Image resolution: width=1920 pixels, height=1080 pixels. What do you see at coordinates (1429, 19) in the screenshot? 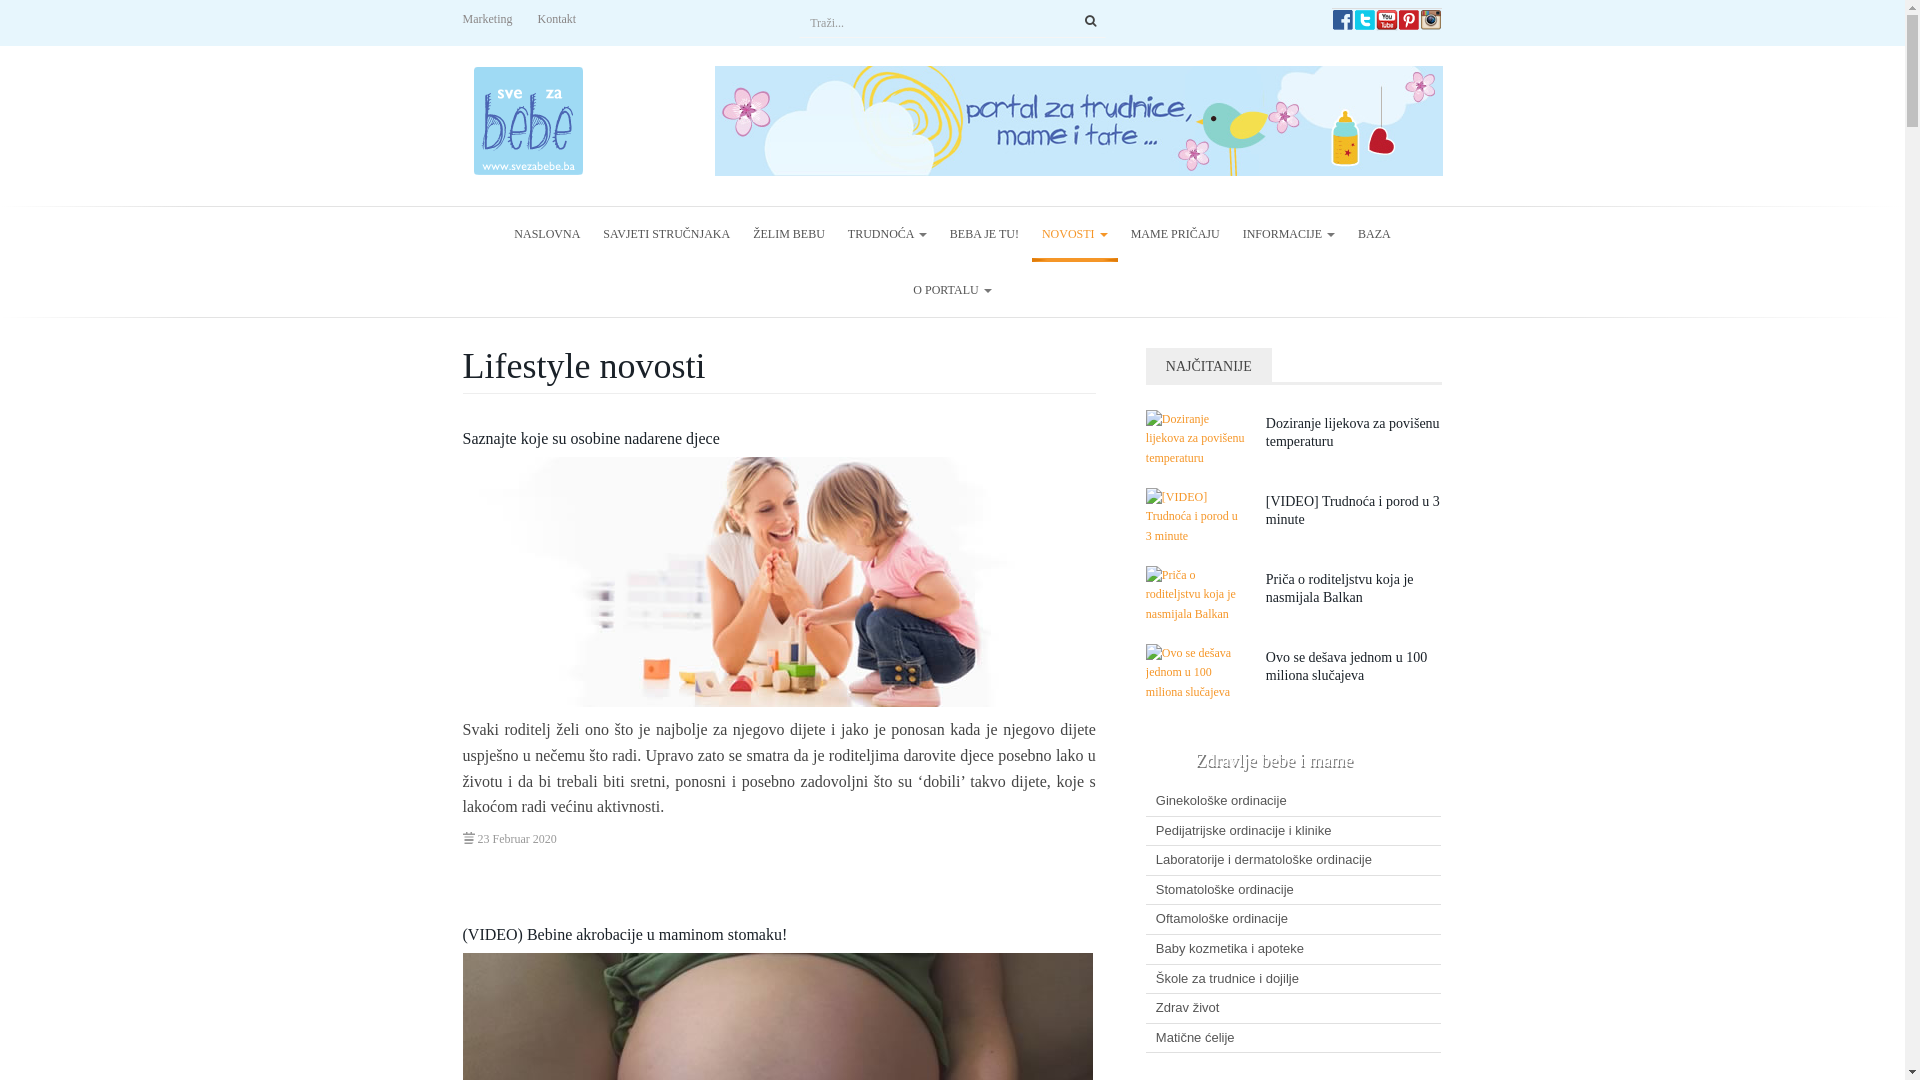
I see `'svezabebe.ba Instagram'` at bounding box center [1429, 19].